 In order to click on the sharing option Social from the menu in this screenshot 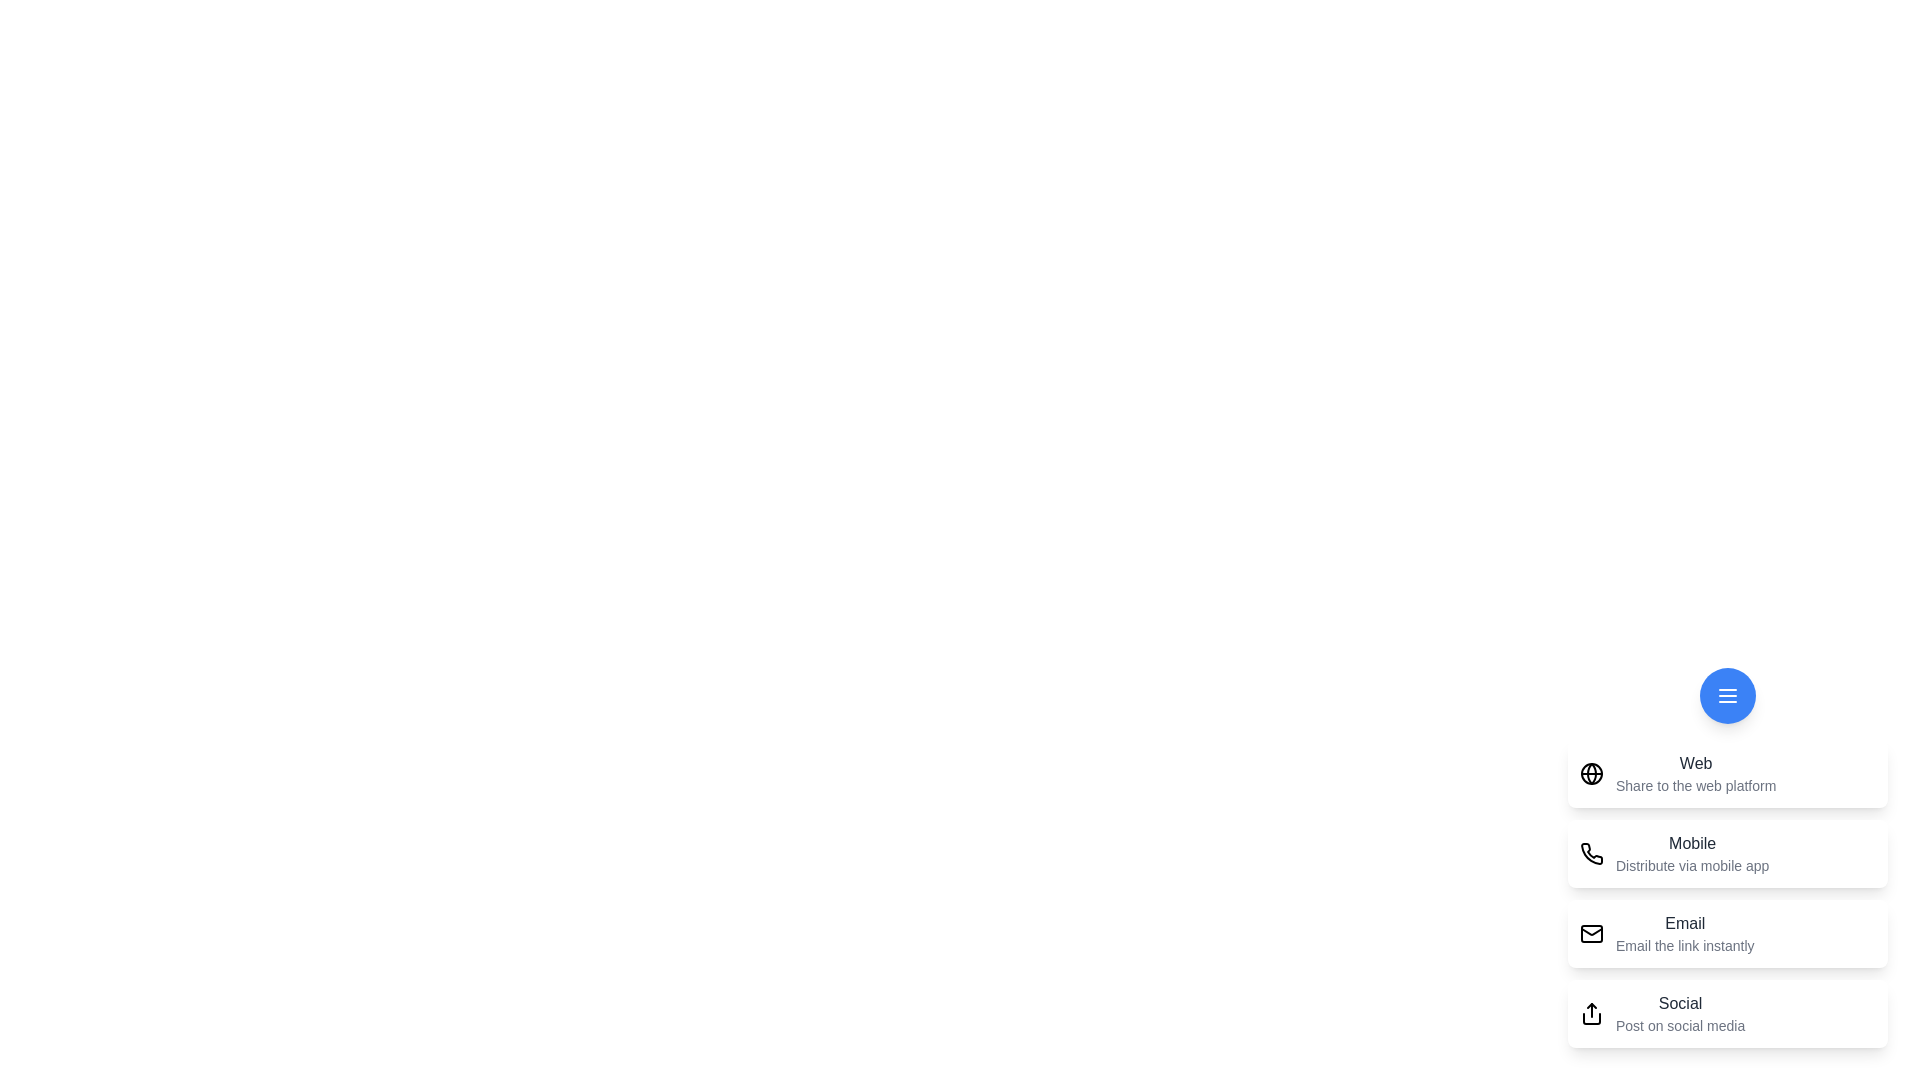, I will do `click(1727, 1014)`.